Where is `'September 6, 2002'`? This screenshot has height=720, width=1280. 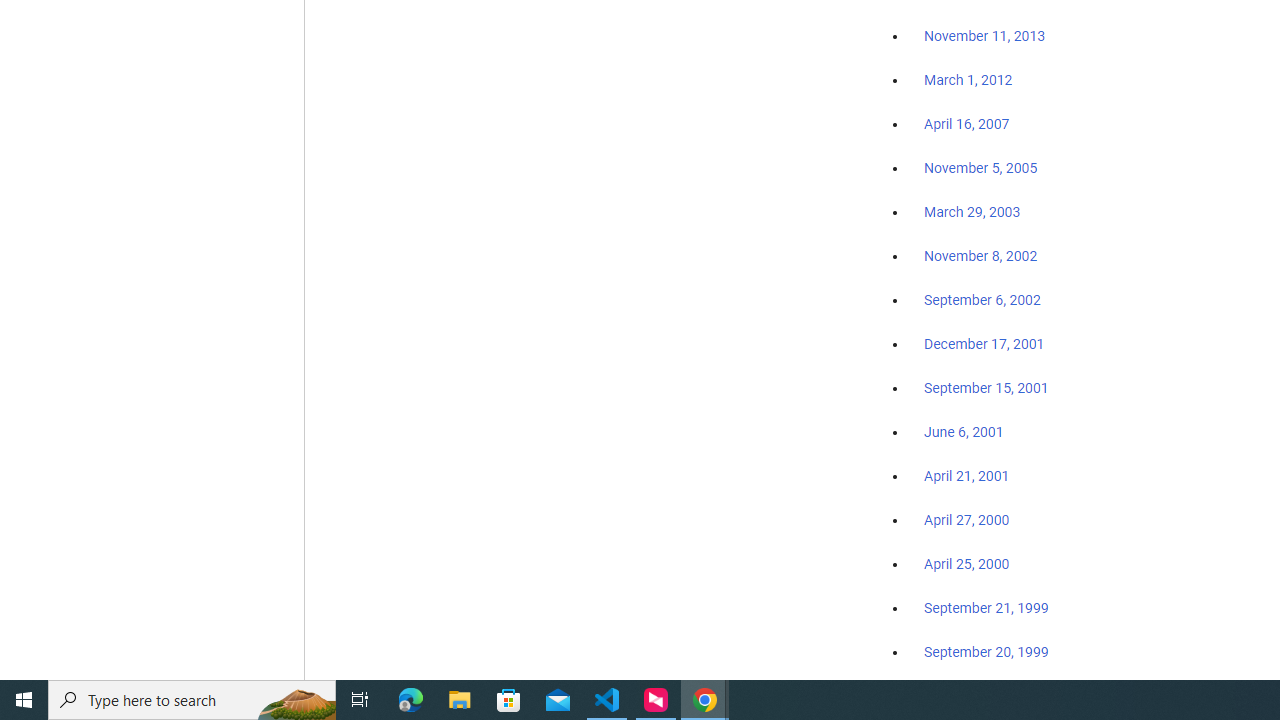
'September 6, 2002' is located at coordinates (982, 299).